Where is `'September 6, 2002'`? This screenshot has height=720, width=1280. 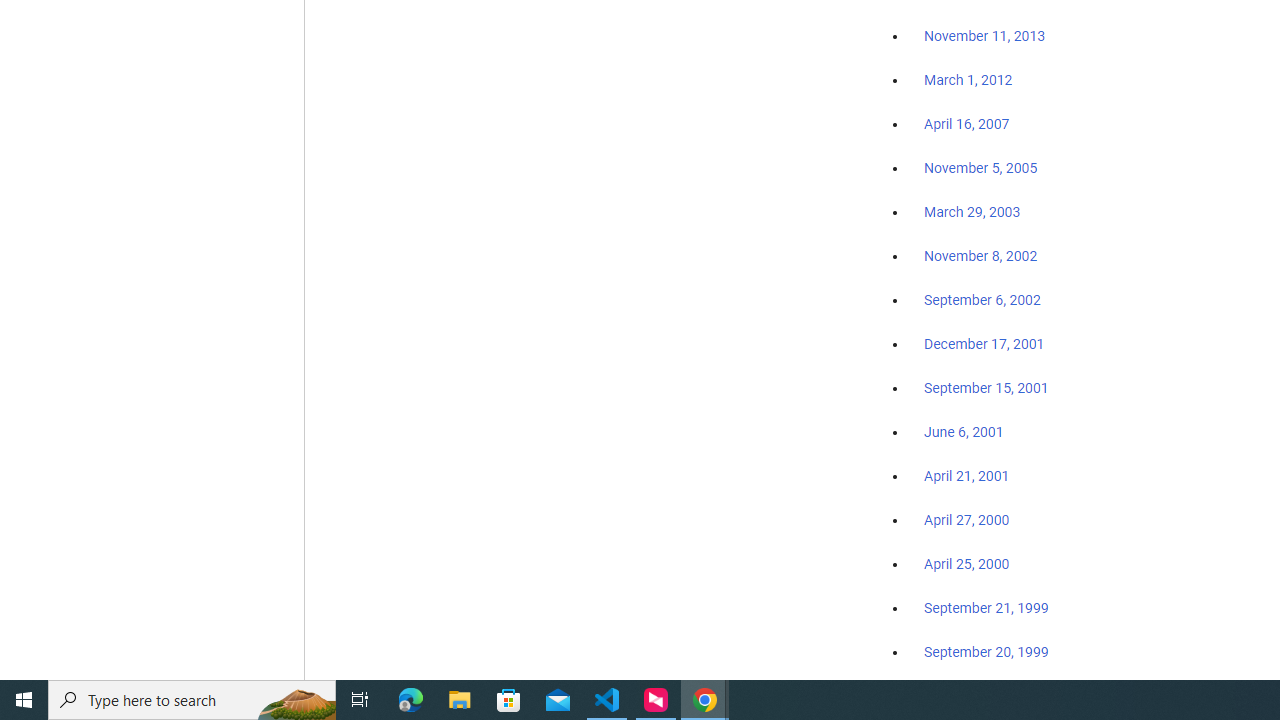
'September 6, 2002' is located at coordinates (982, 299).